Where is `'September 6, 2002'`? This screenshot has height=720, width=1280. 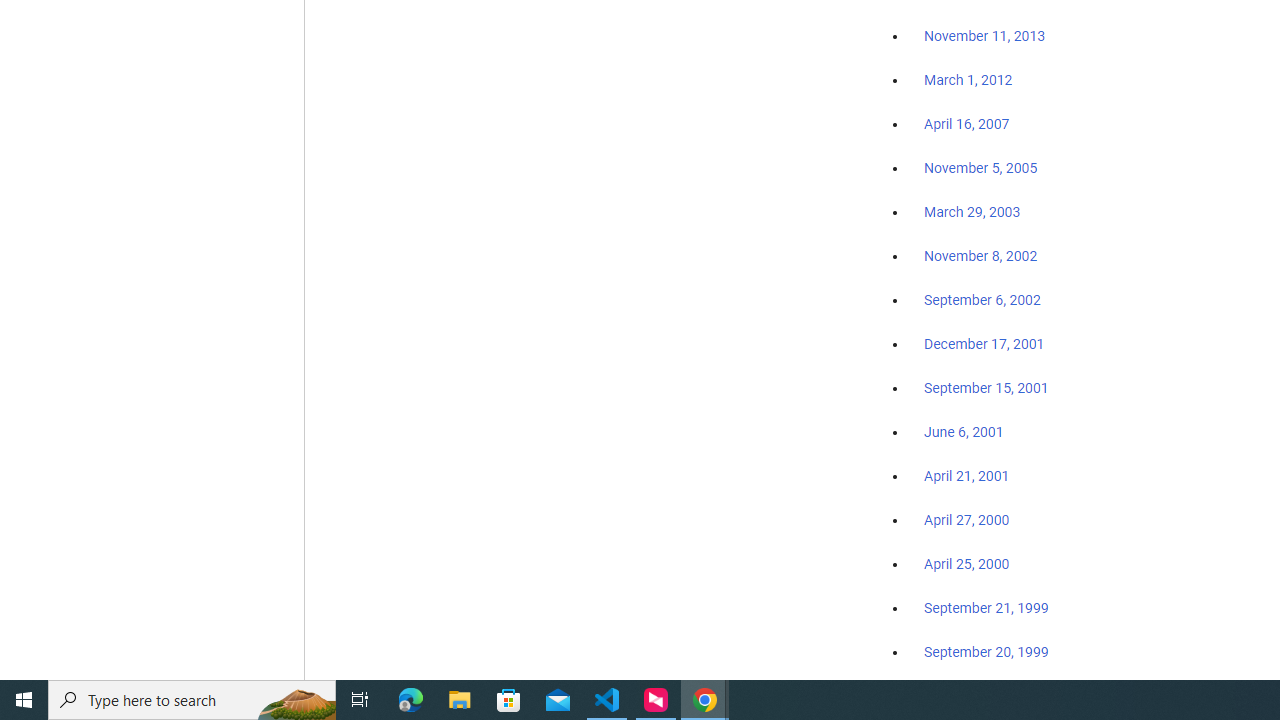
'September 6, 2002' is located at coordinates (982, 299).